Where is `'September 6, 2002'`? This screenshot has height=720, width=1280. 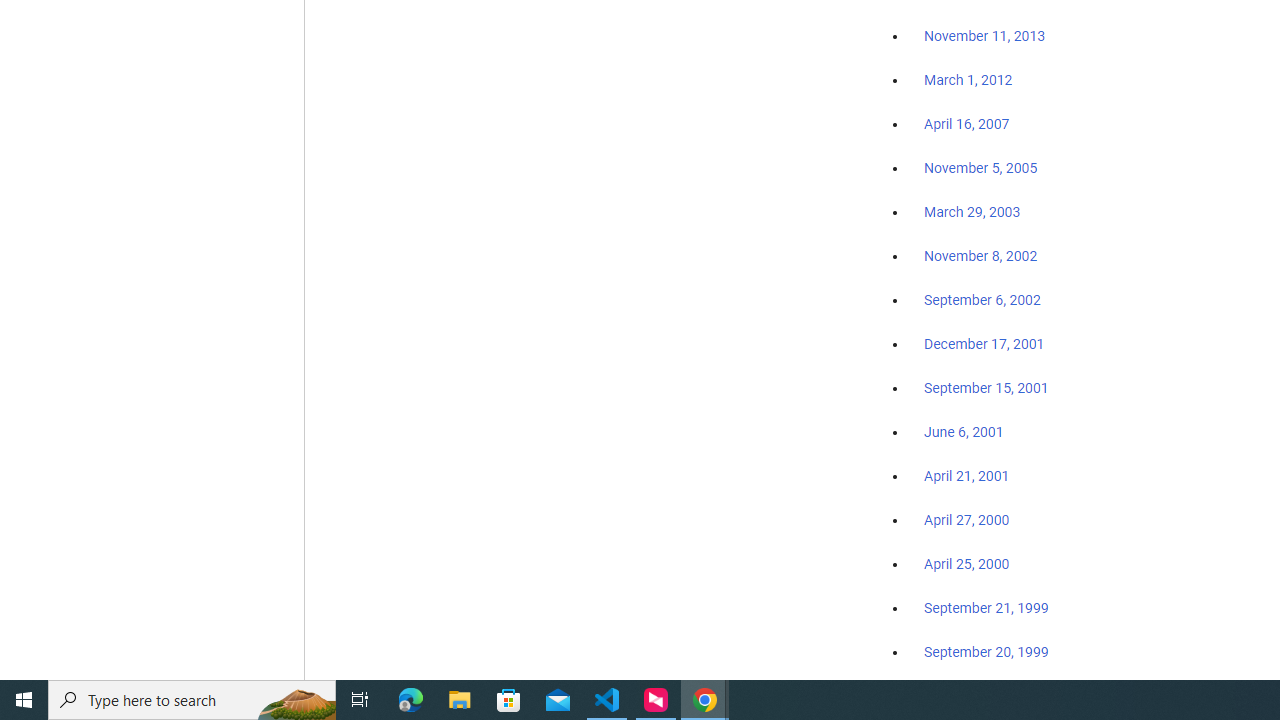
'September 6, 2002' is located at coordinates (982, 299).